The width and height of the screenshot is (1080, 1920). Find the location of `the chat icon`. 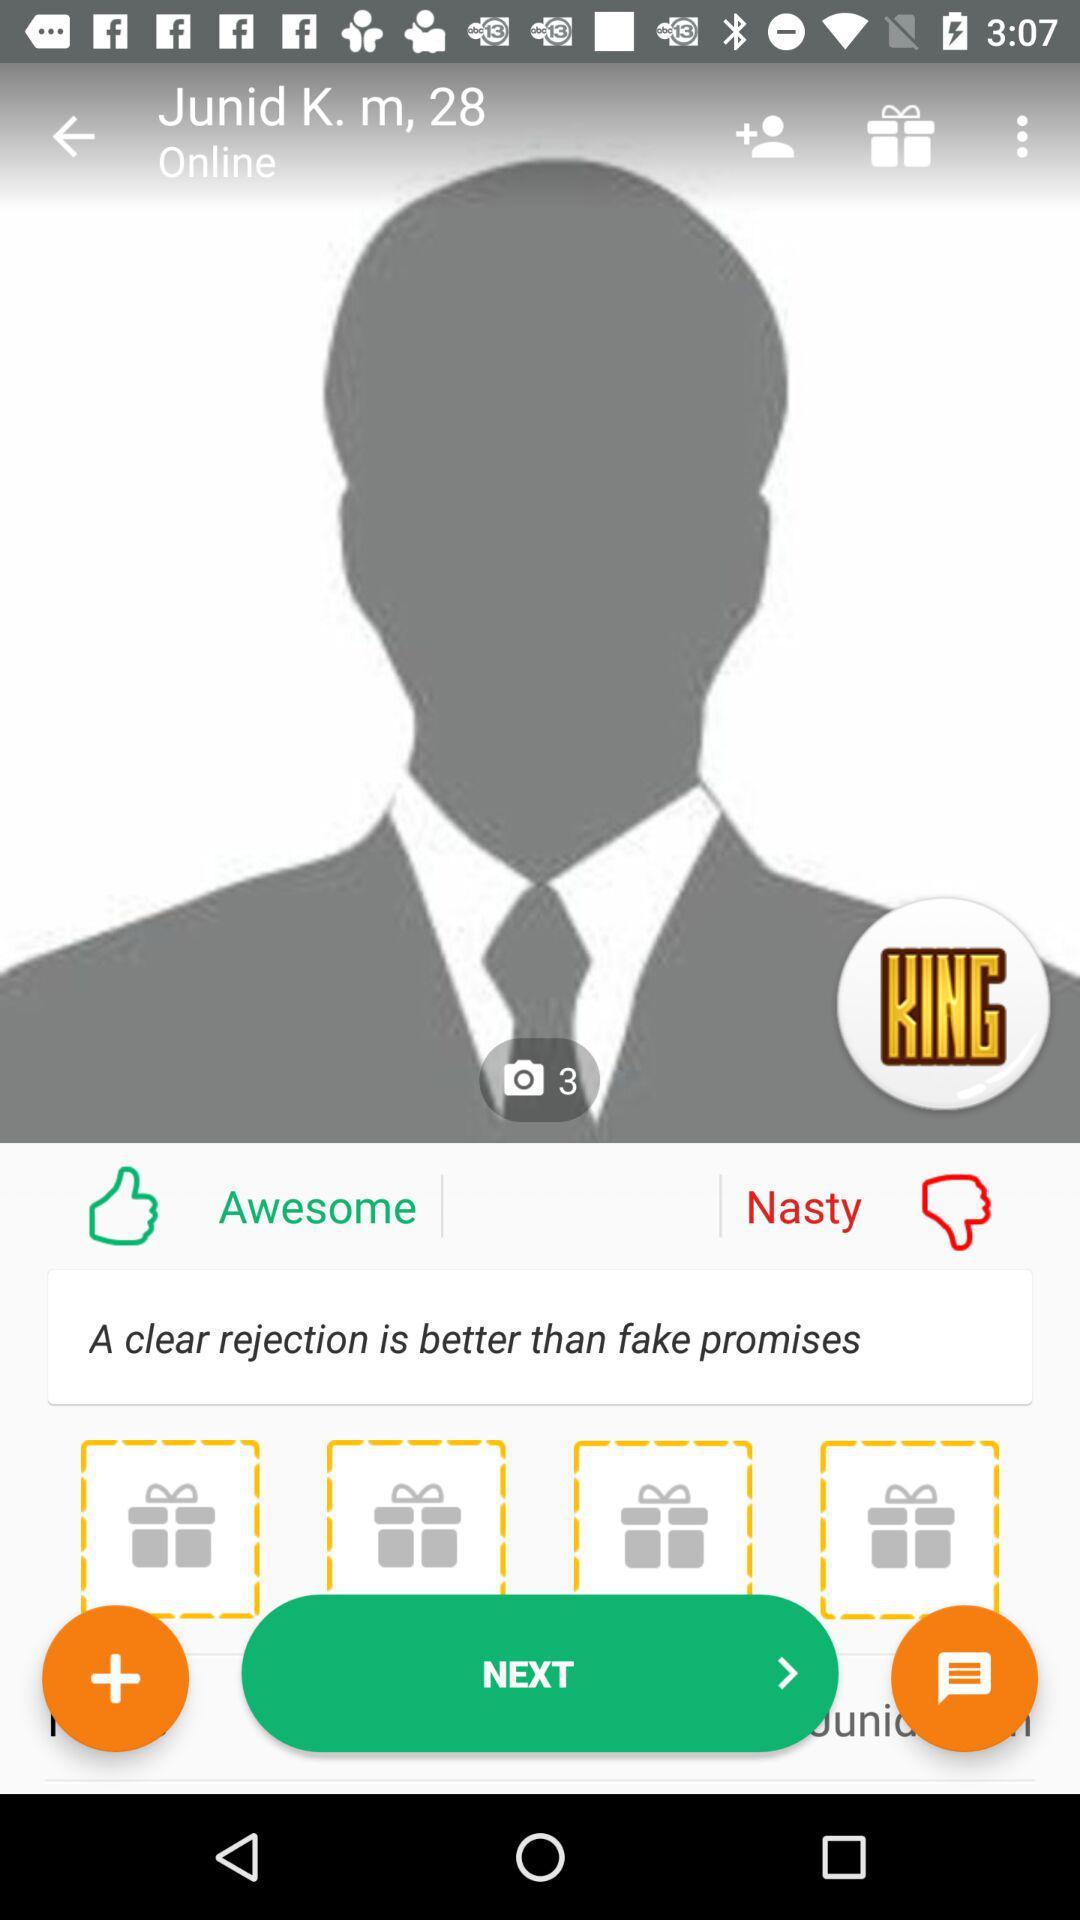

the chat icon is located at coordinates (963, 1678).